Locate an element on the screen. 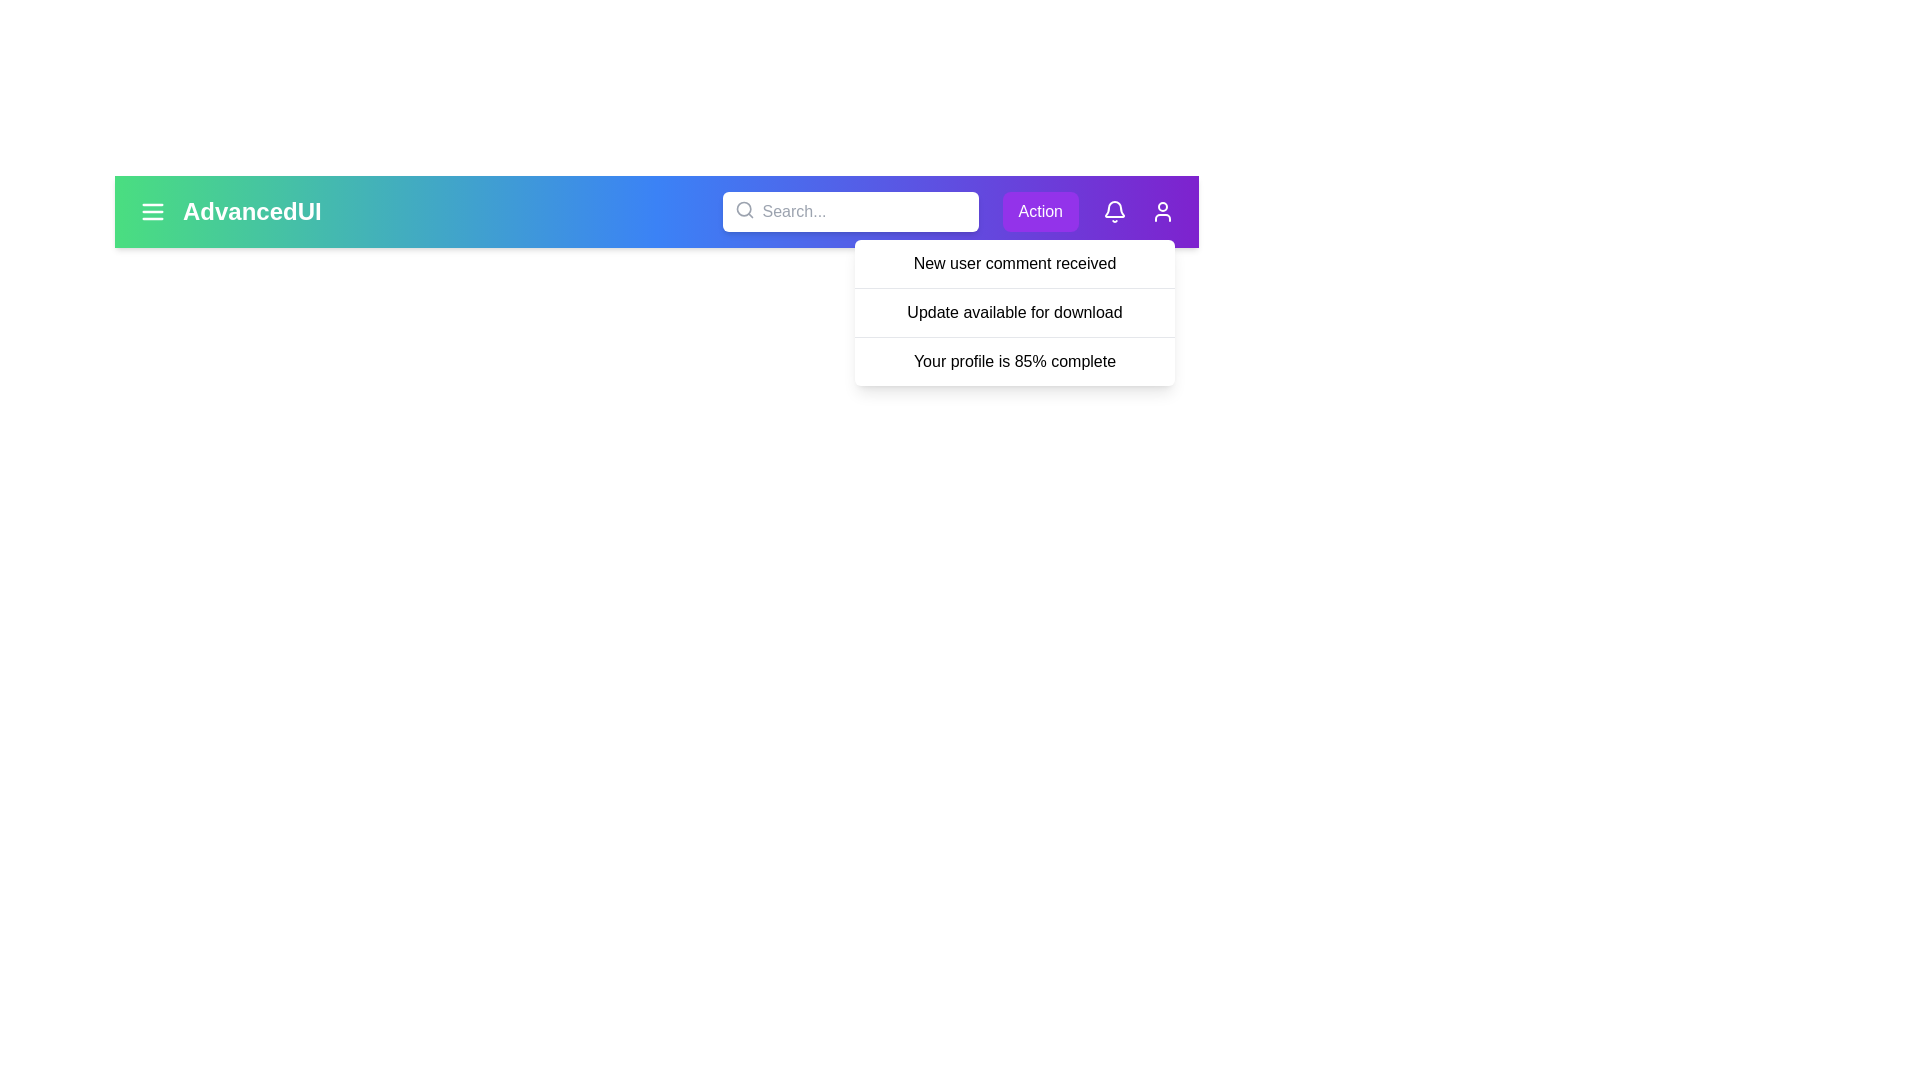  the 'Action' button is located at coordinates (1040, 212).